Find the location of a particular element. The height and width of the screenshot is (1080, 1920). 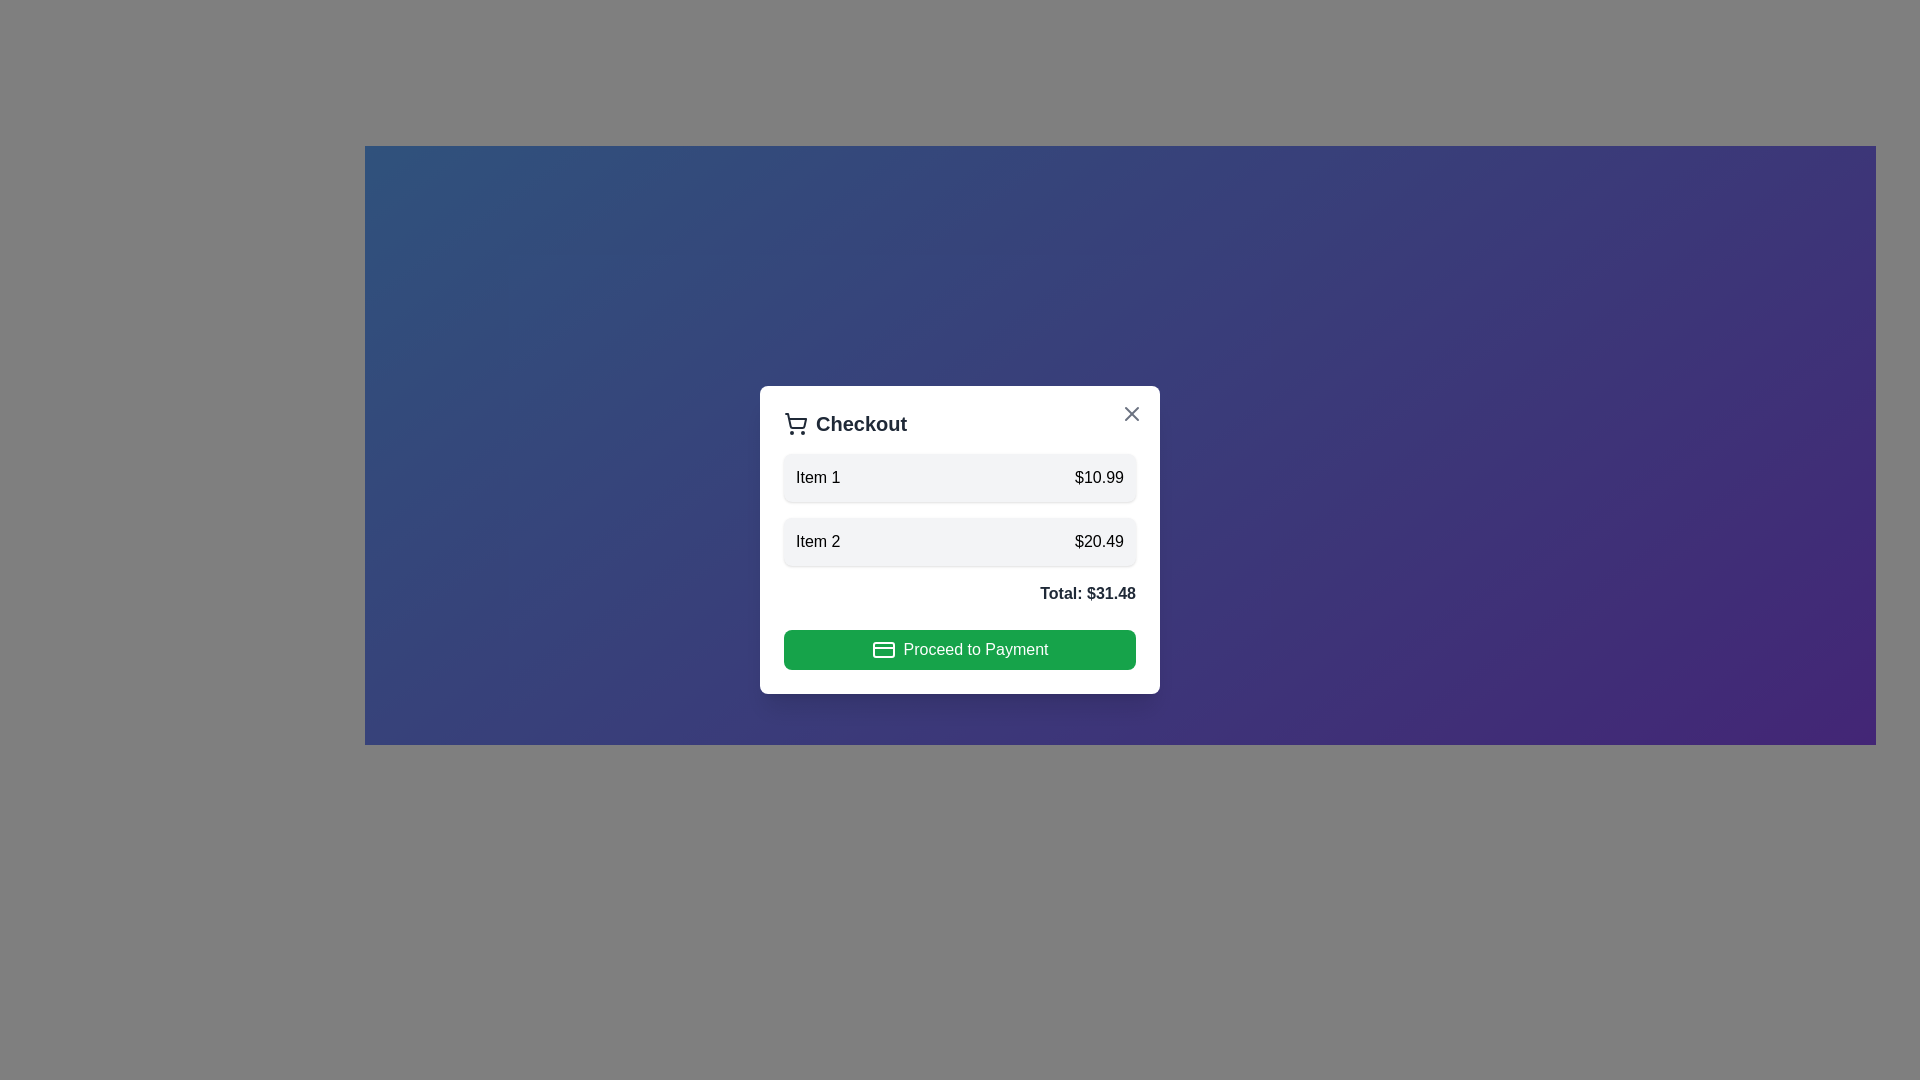

the icon located within the progress button at the bottom section of the checkout modal dialog, positioned on the left side of the button's text is located at coordinates (882, 650).